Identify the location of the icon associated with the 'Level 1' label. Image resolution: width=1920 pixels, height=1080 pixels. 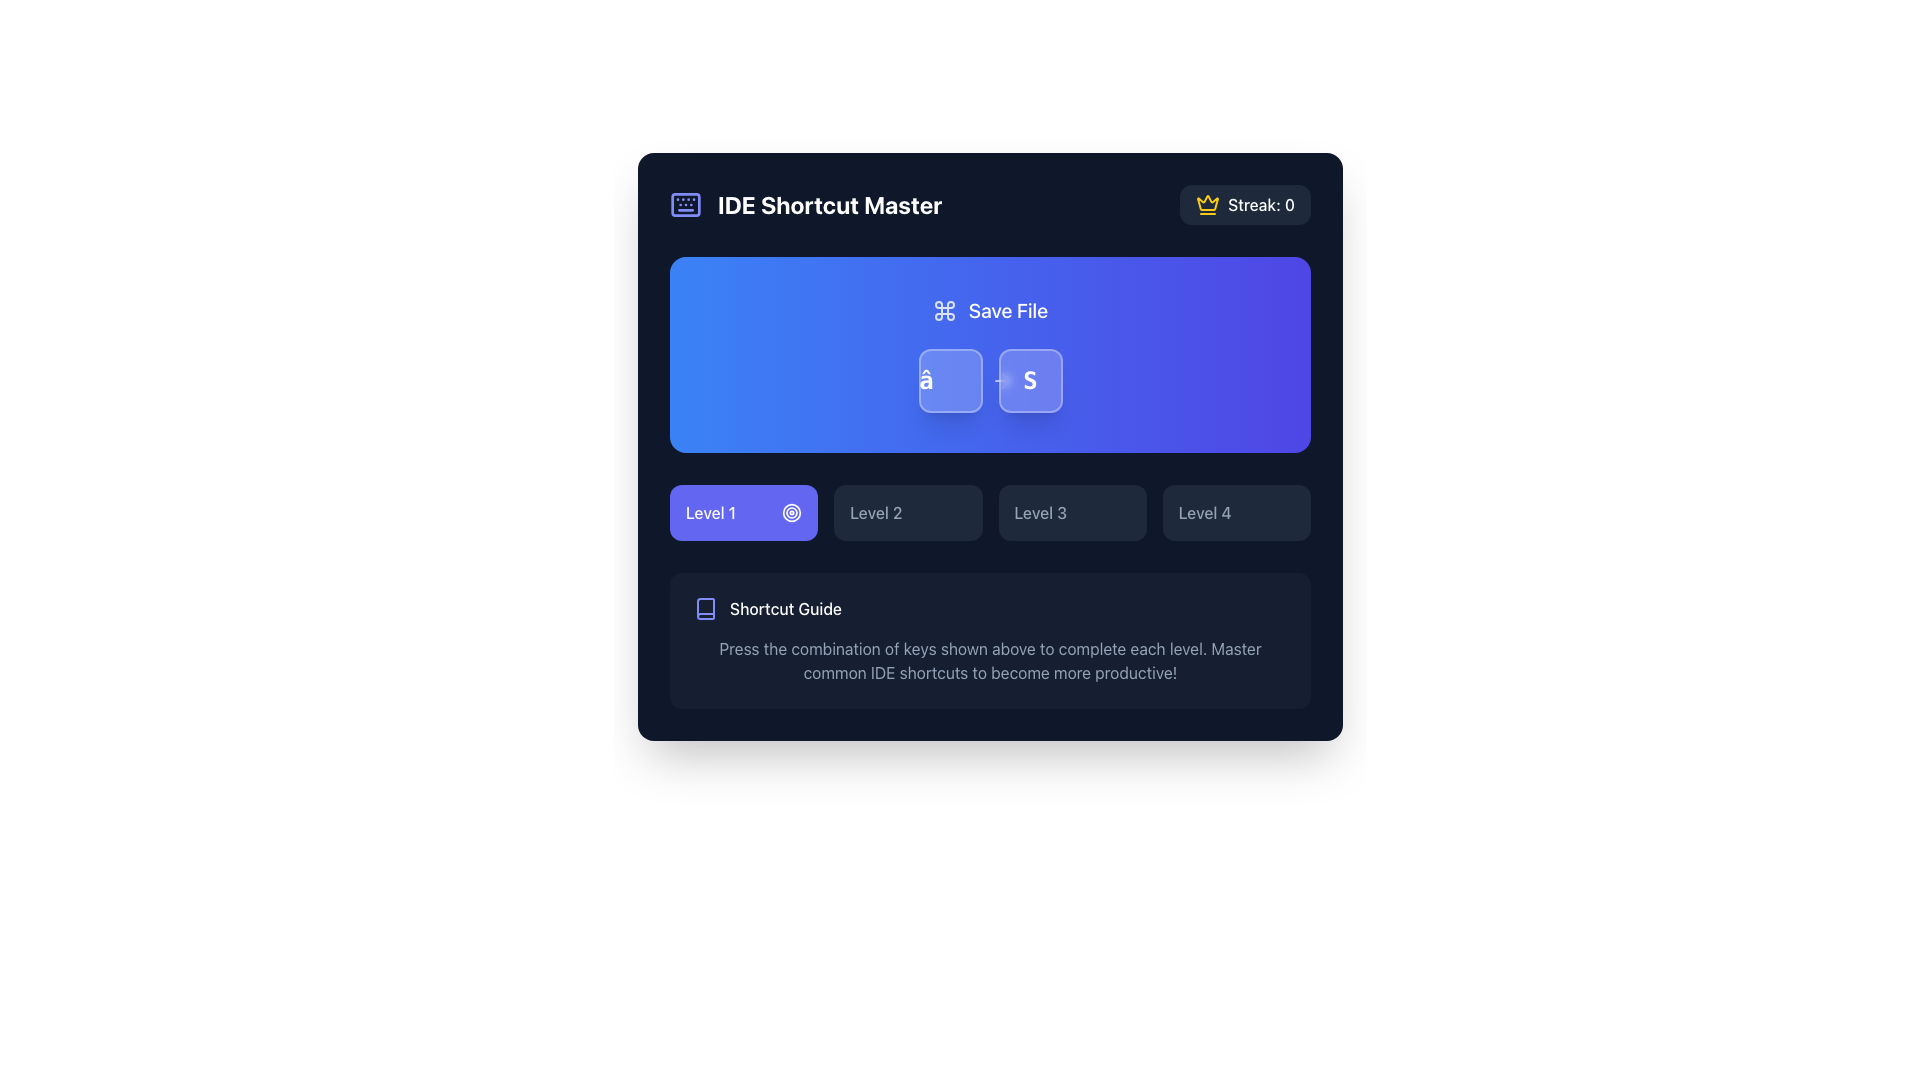
(791, 512).